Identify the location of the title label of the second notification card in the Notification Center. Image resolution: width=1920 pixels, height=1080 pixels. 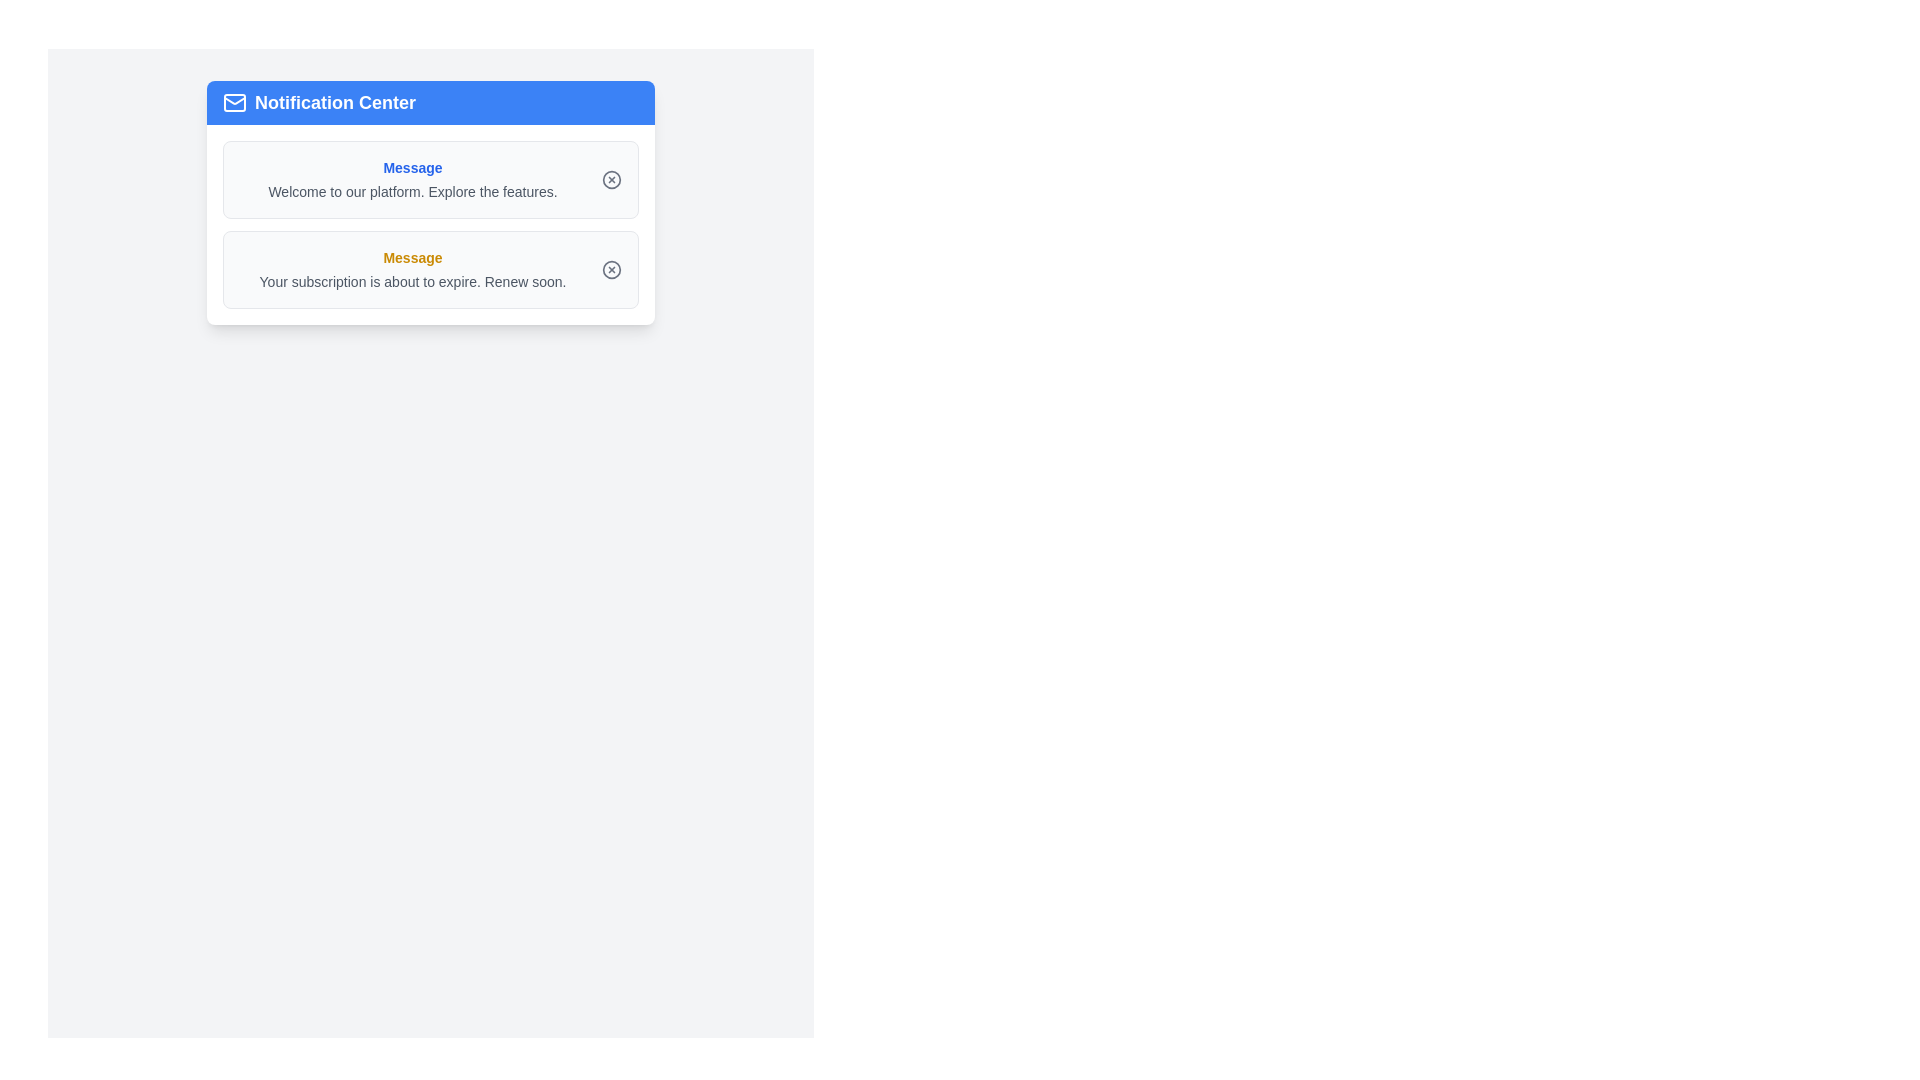
(411, 257).